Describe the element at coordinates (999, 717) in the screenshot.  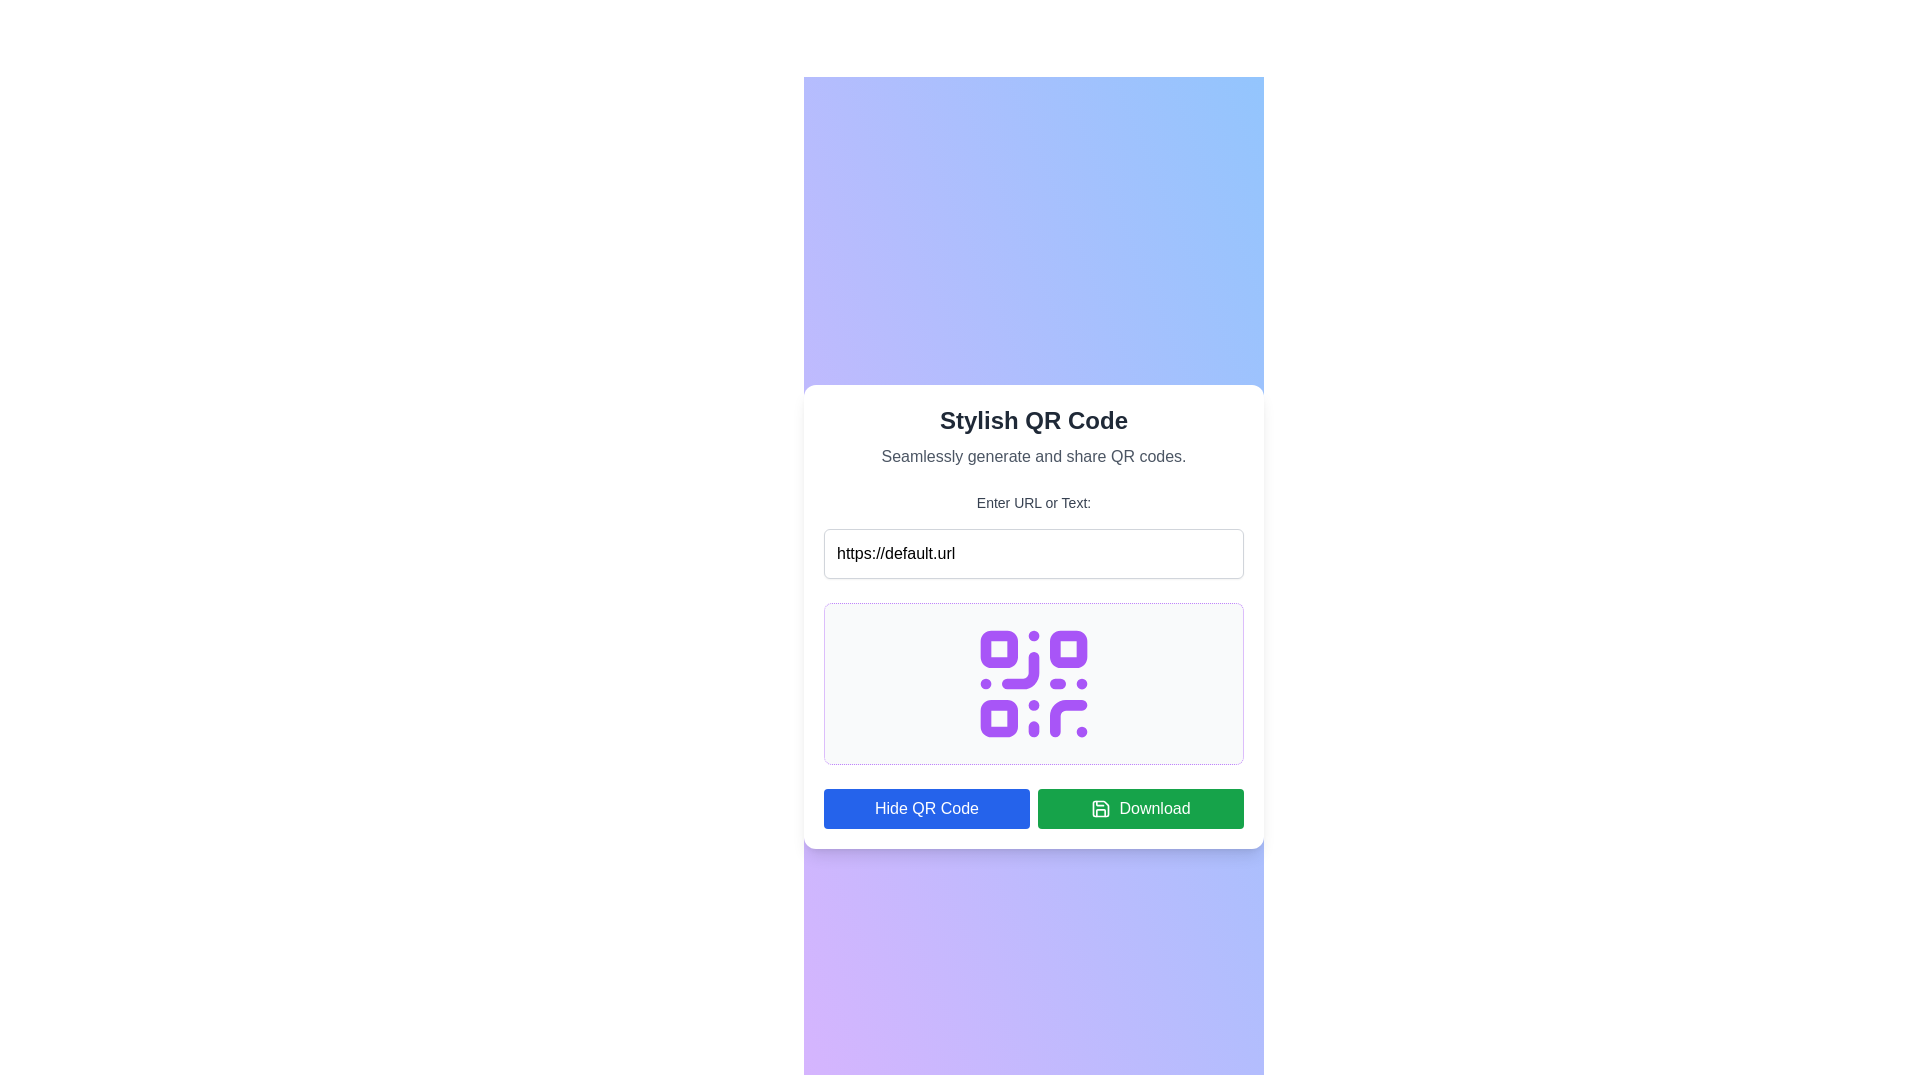
I see `the small, purple square with rounded corners located in the bottom left of the QR code graphic, which is the third square component of the QR code` at that location.